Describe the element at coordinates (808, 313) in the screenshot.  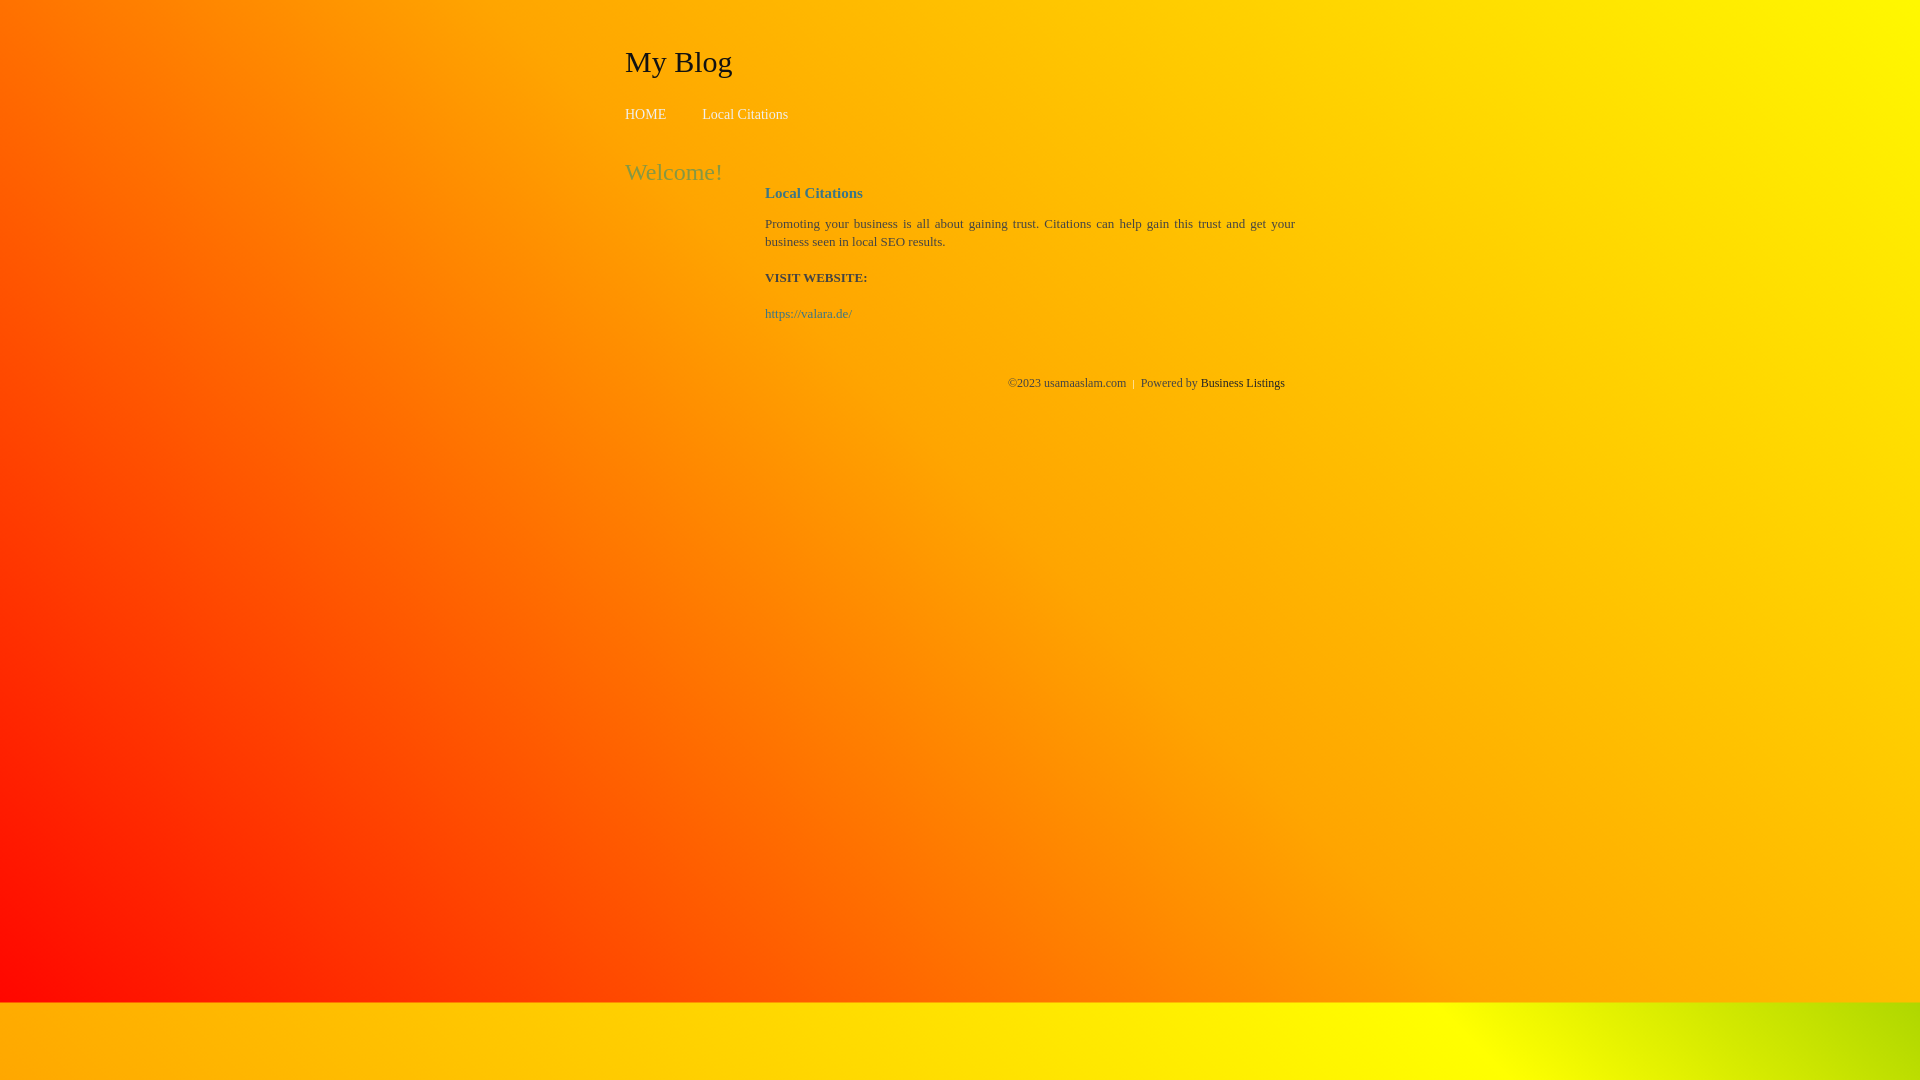
I see `'https://valara.de/'` at that location.